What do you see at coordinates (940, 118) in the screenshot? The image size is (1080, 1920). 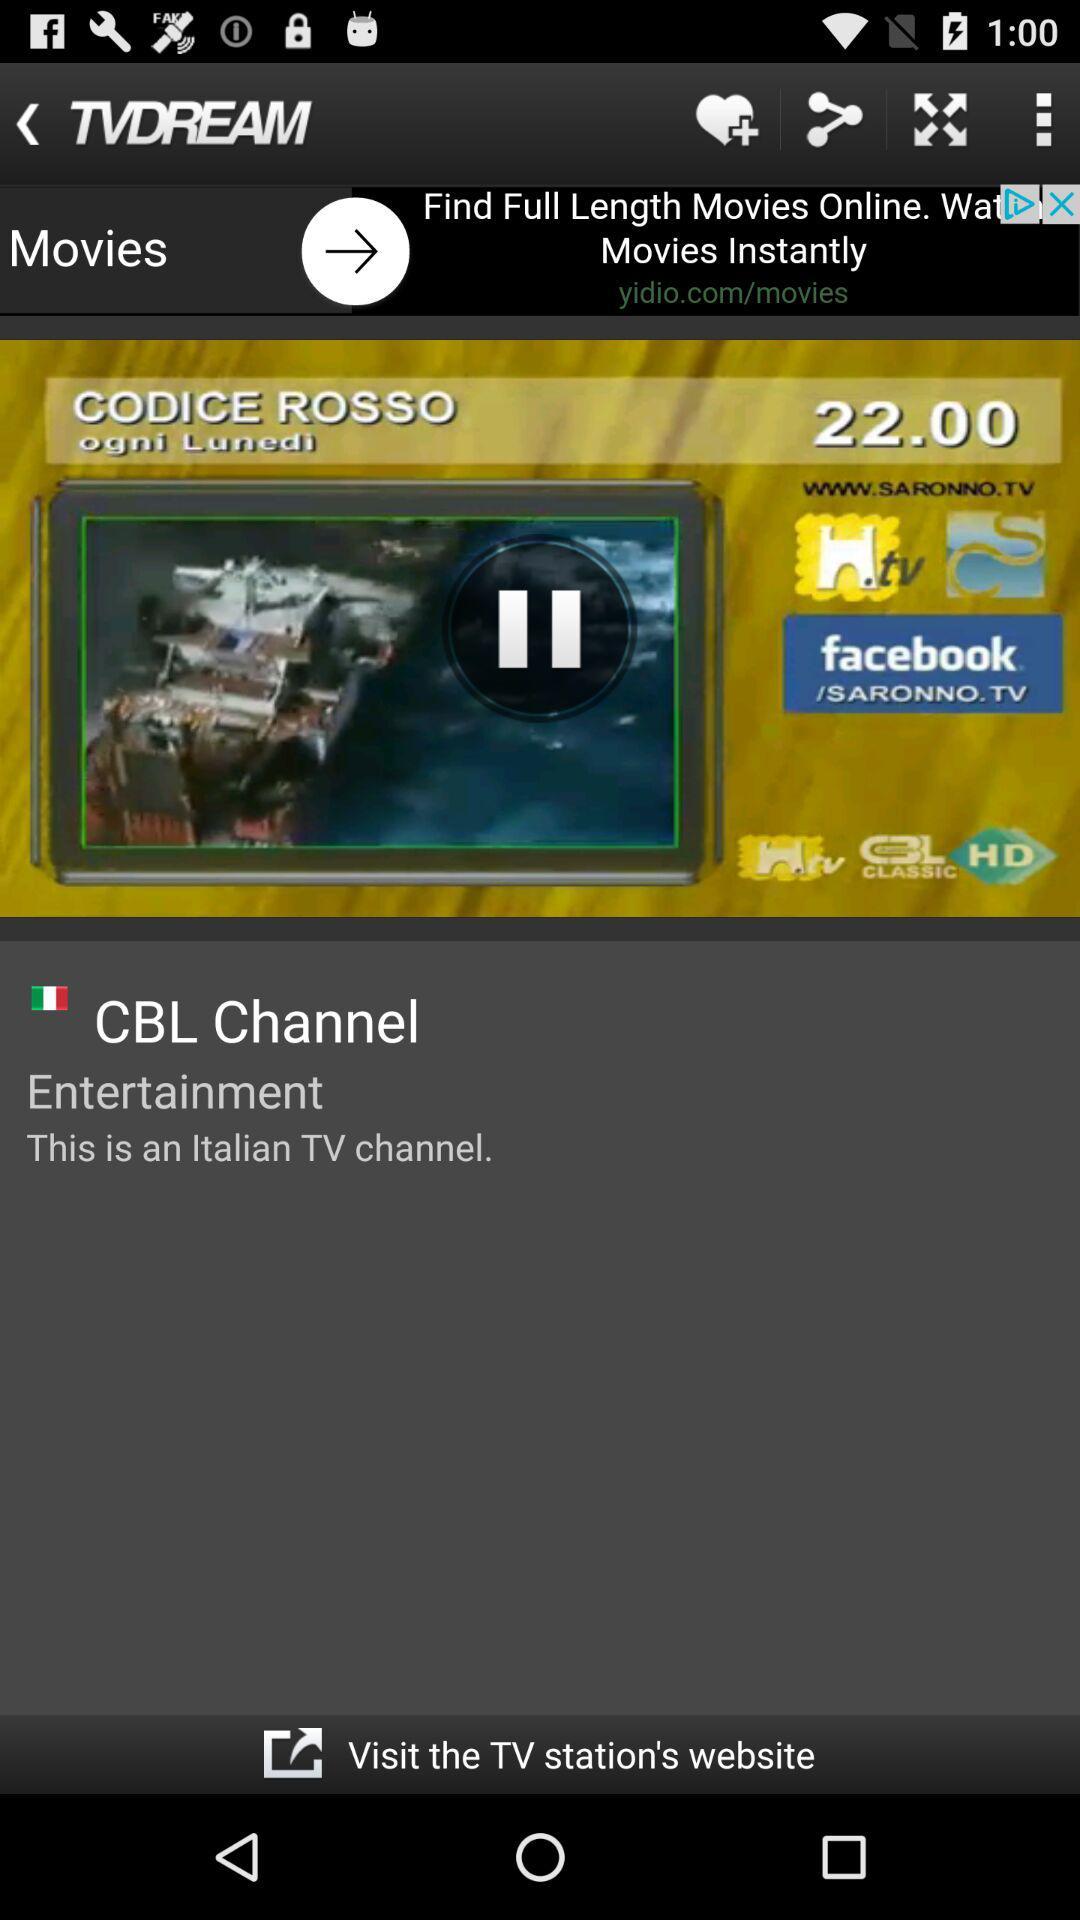 I see `more` at bounding box center [940, 118].